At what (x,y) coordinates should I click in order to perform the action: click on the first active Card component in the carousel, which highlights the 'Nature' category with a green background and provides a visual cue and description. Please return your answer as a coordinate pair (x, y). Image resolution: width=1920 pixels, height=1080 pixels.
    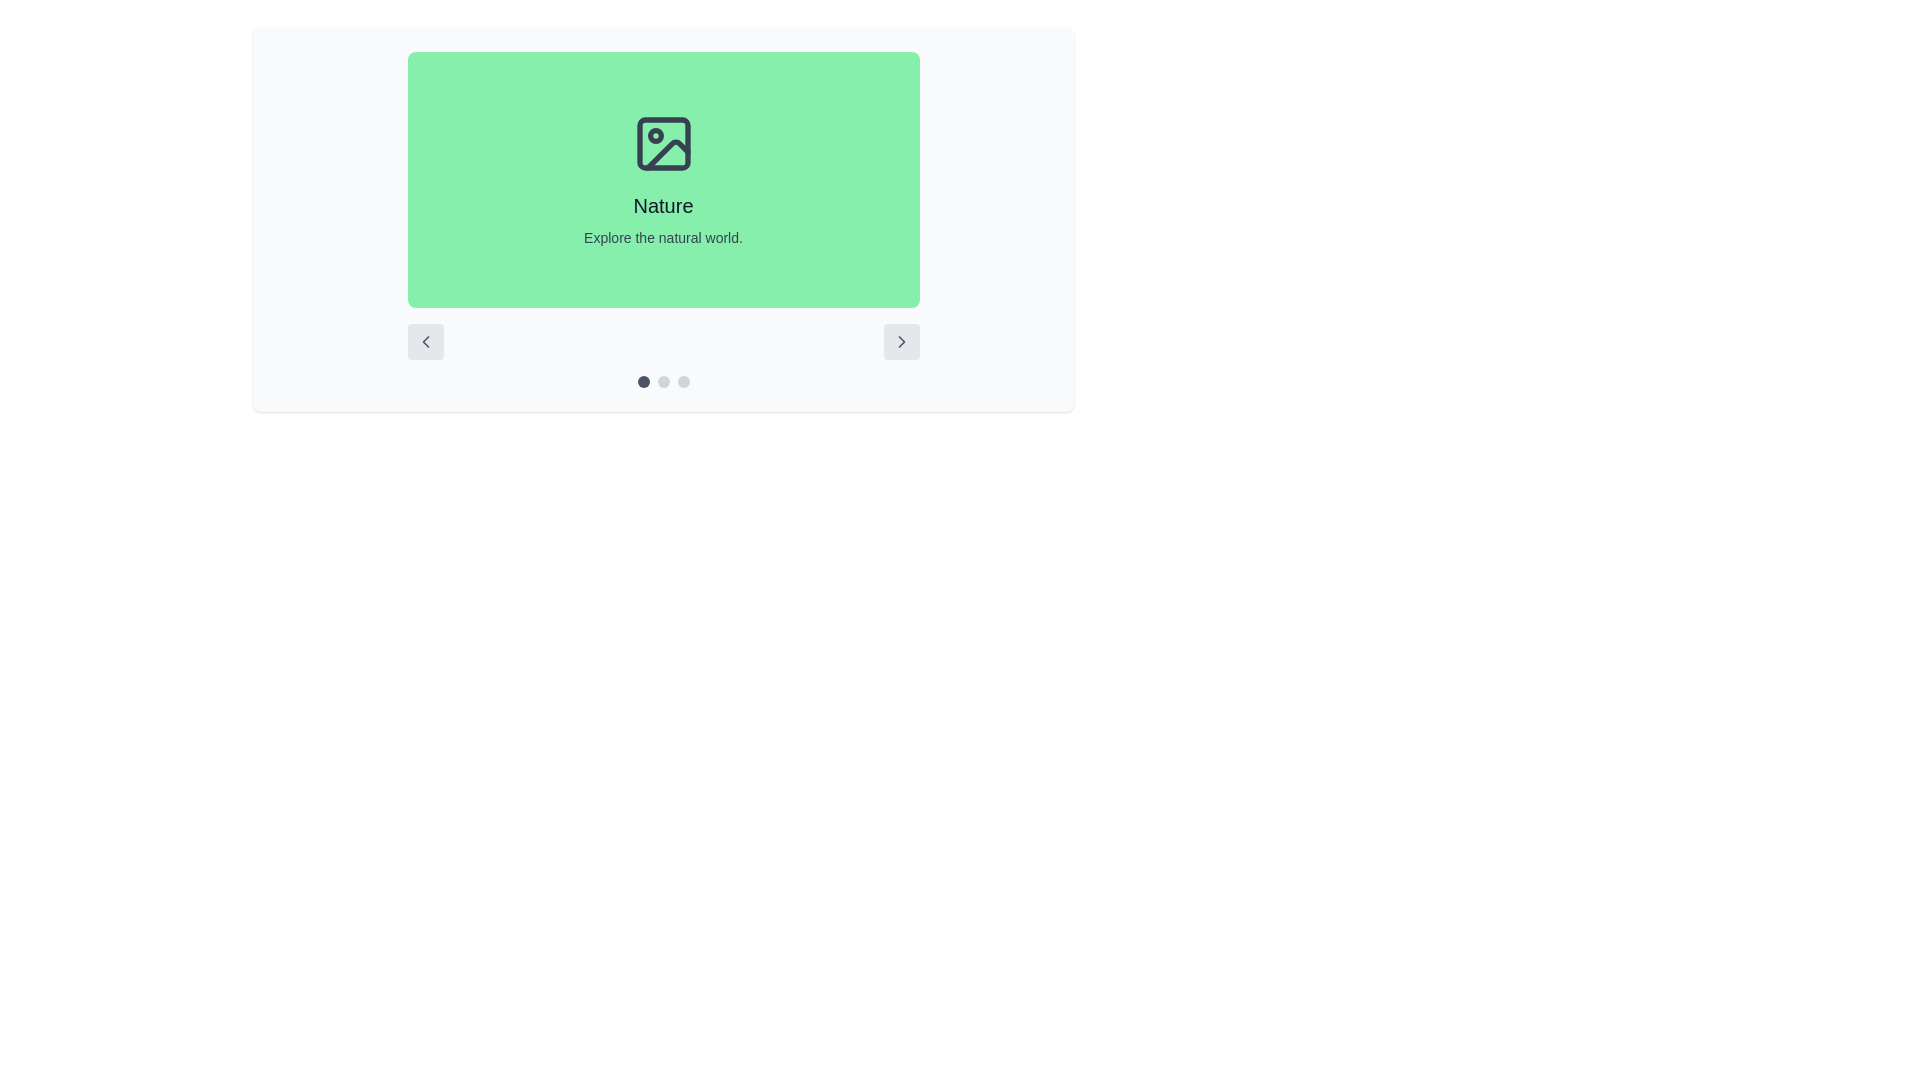
    Looking at the image, I should click on (663, 180).